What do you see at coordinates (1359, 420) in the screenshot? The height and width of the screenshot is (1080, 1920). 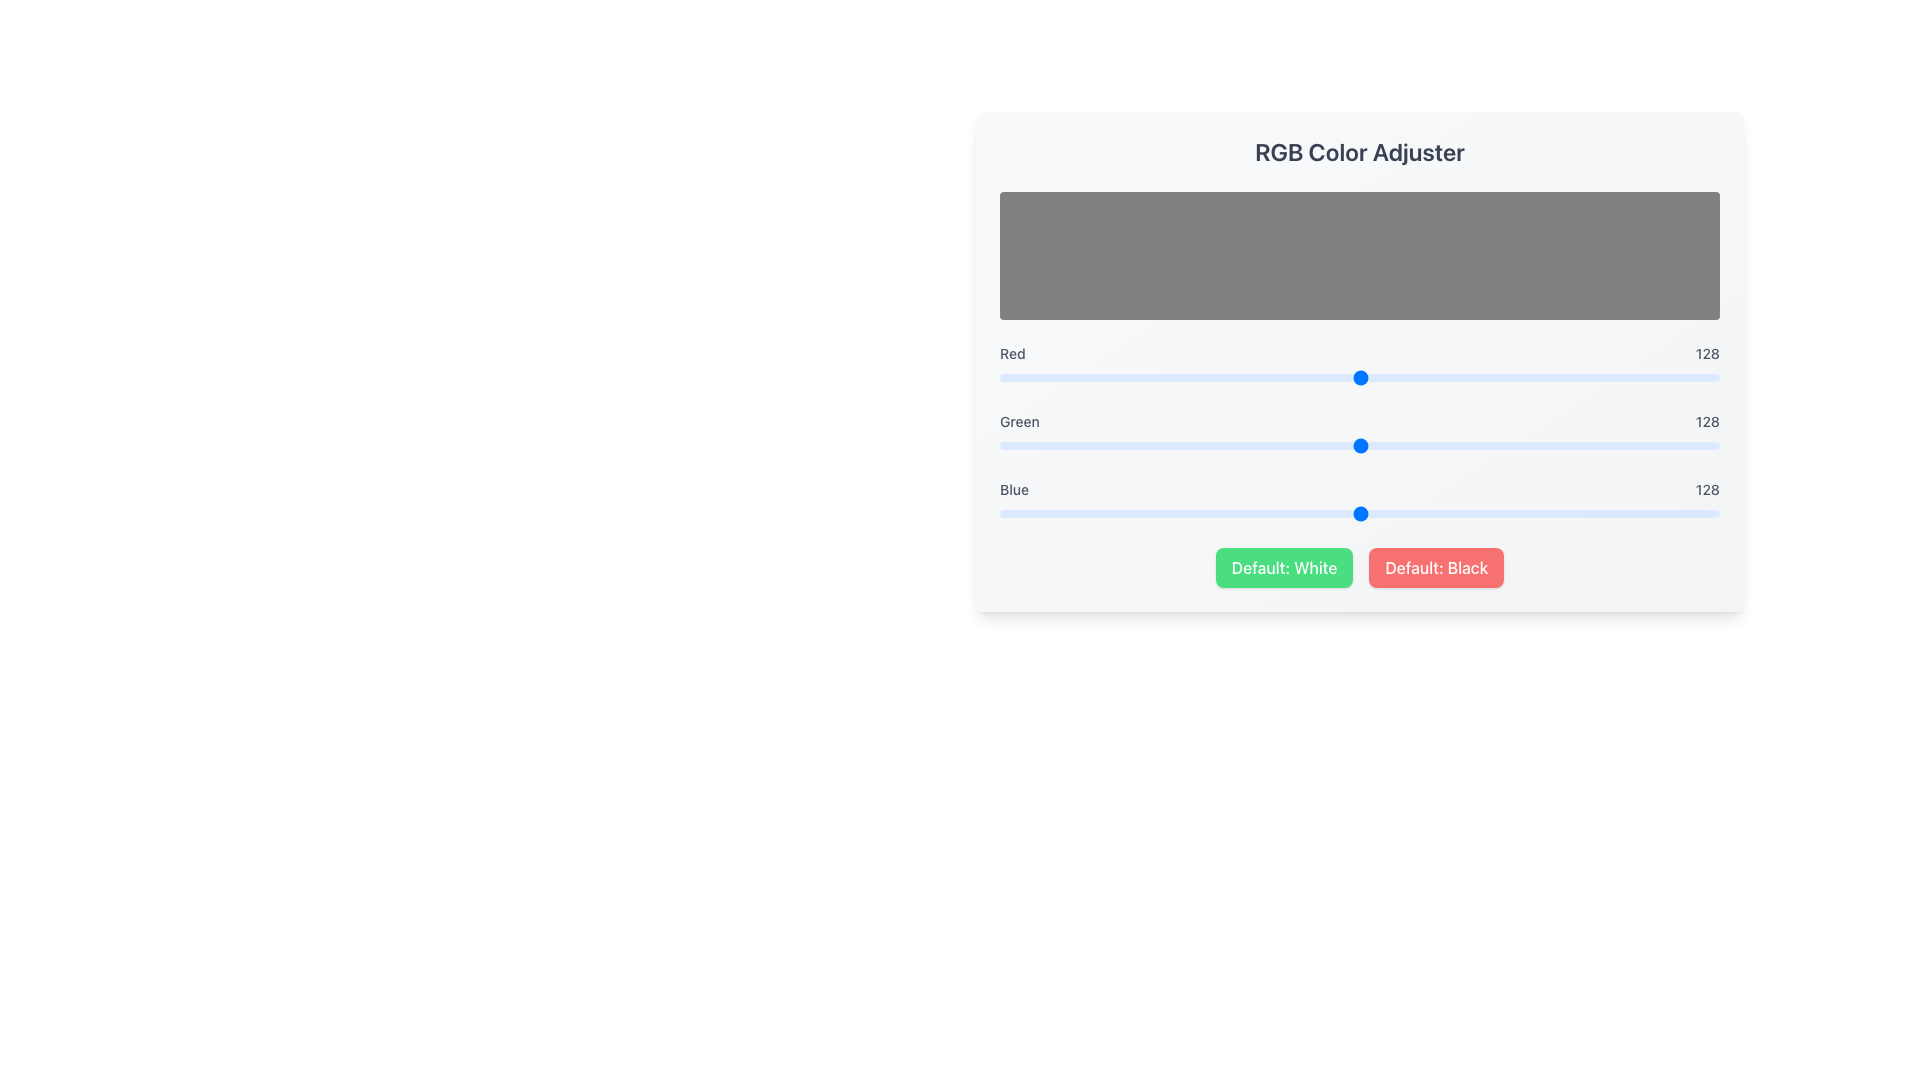 I see `the Text display element containing the texts 'Green' and '128', which is part of the color adjustment interface, positioned between the 'Red' and 'Blue' components` at bounding box center [1359, 420].